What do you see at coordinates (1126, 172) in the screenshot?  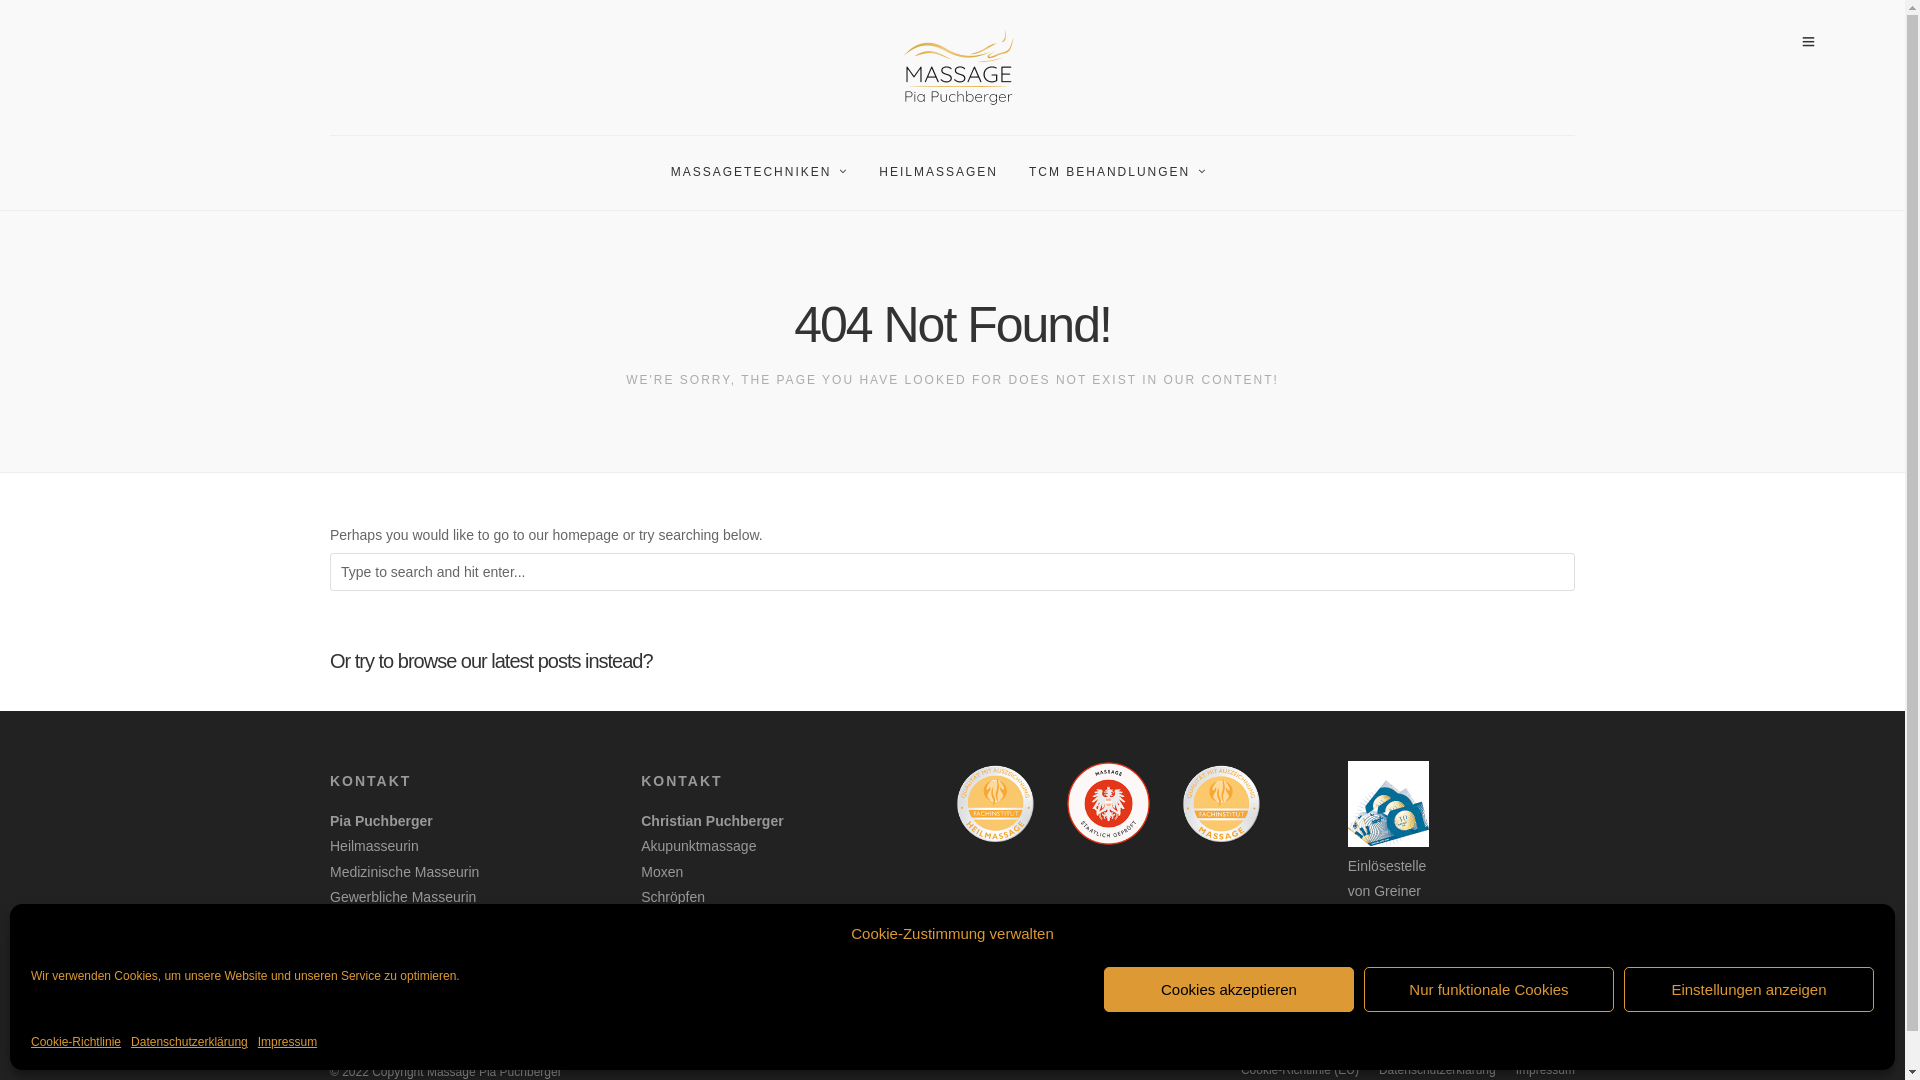 I see `'TCM BEHANDLUNGEN'` at bounding box center [1126, 172].